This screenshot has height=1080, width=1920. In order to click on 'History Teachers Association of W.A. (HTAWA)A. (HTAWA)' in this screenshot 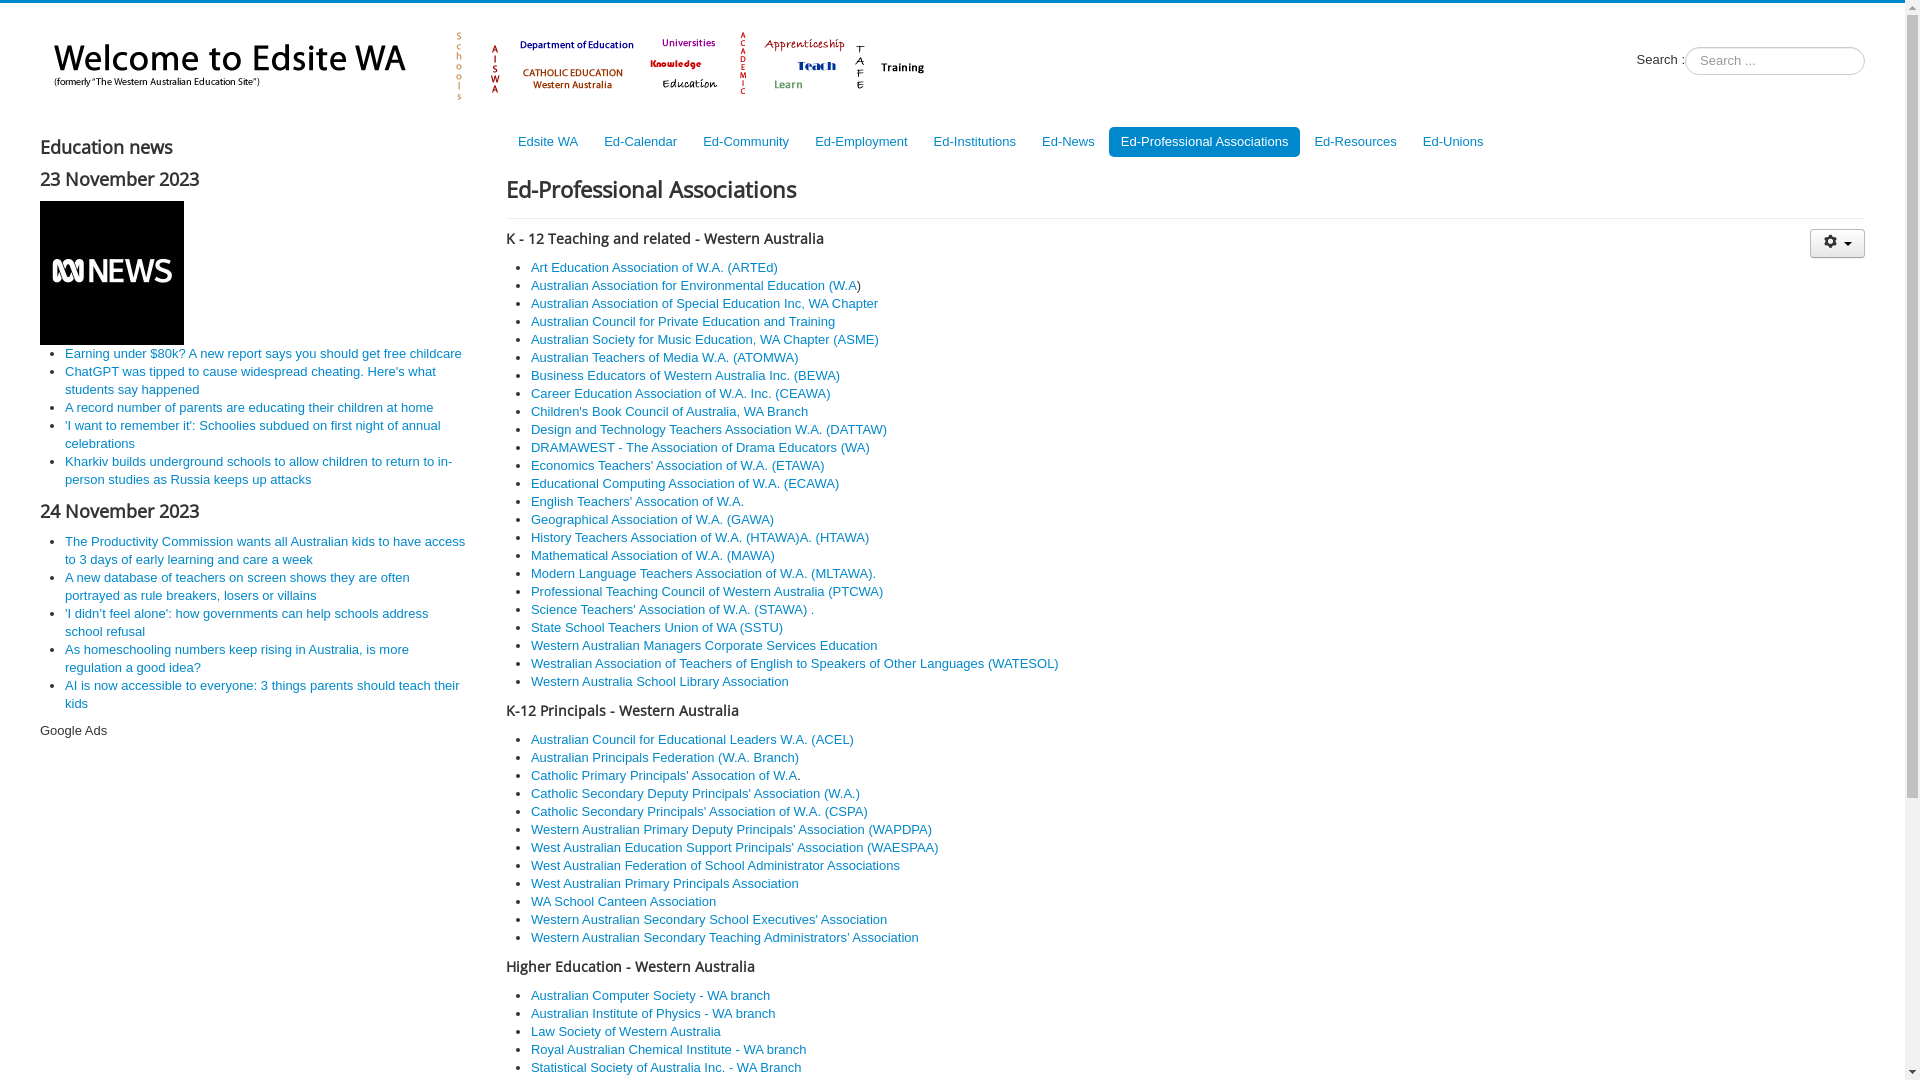, I will do `click(700, 536)`.